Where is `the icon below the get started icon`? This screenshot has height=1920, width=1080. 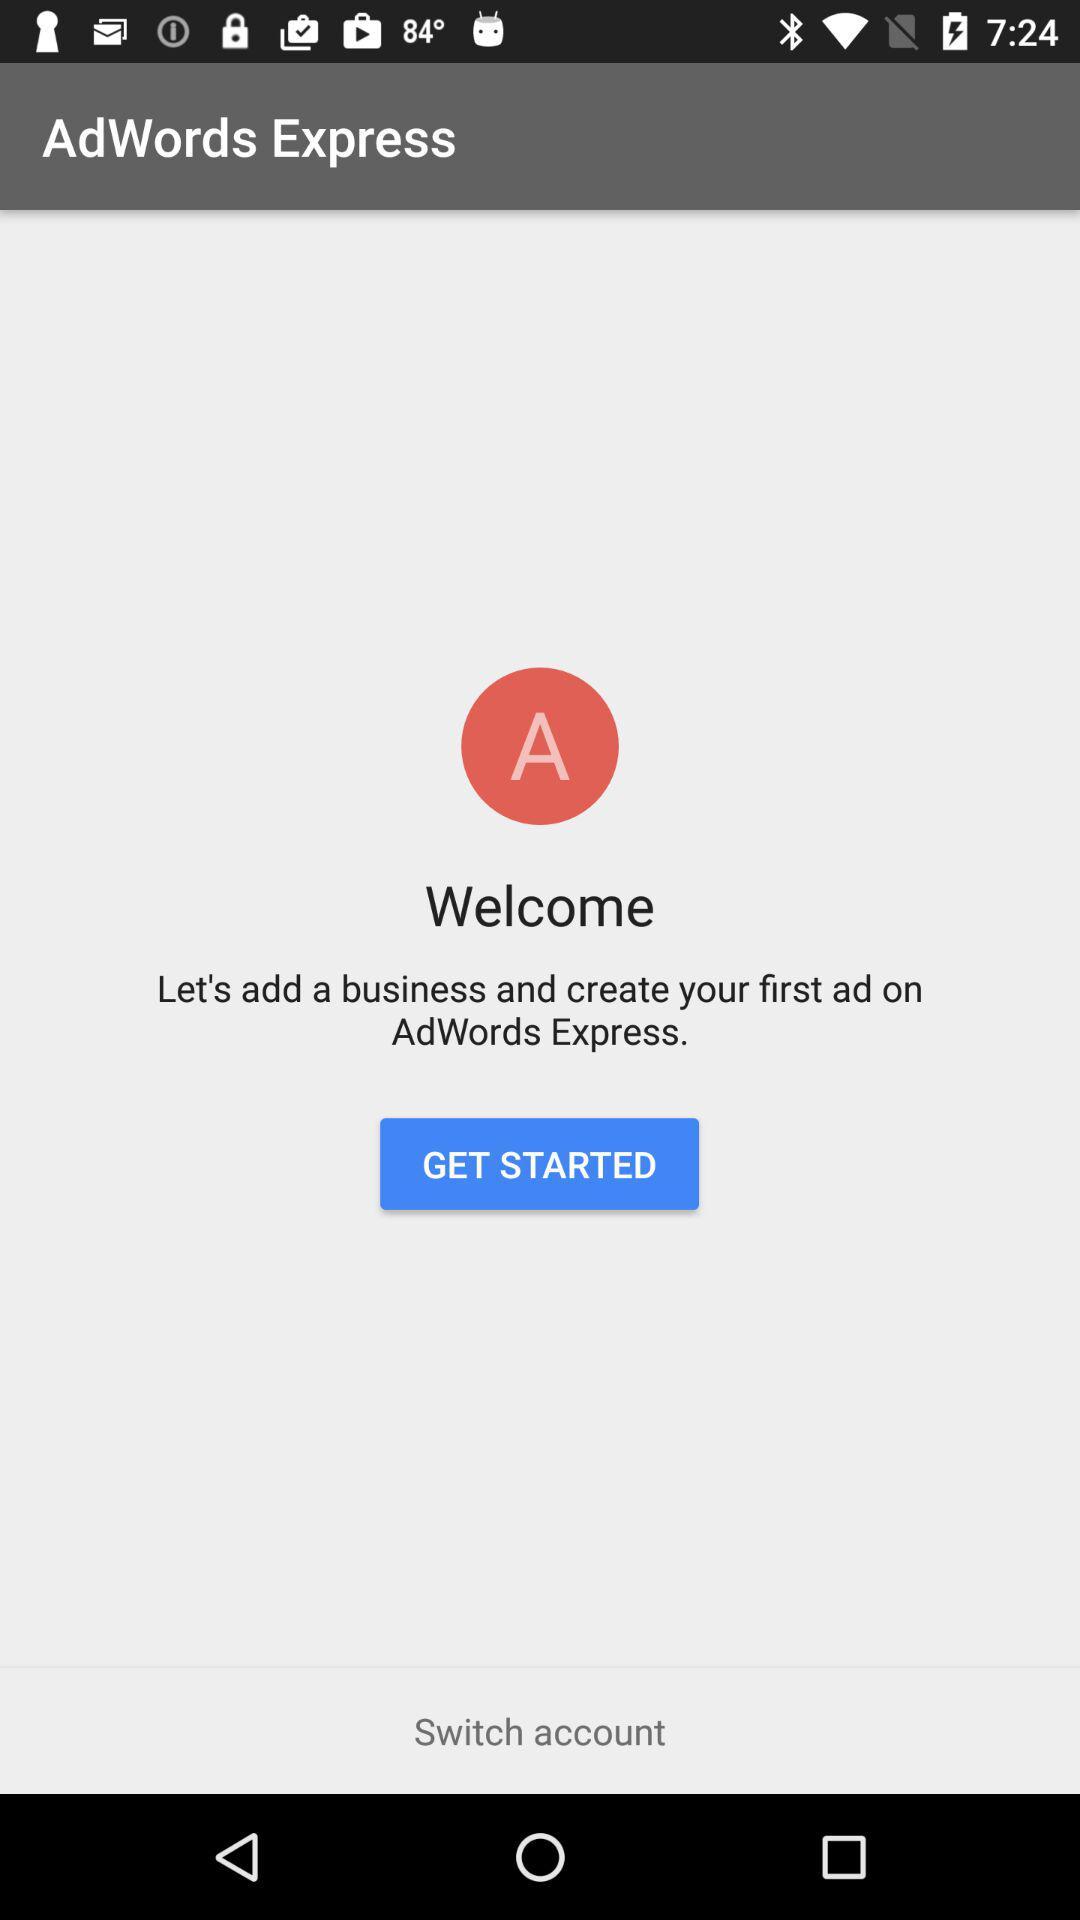
the icon below the get started icon is located at coordinates (540, 1730).